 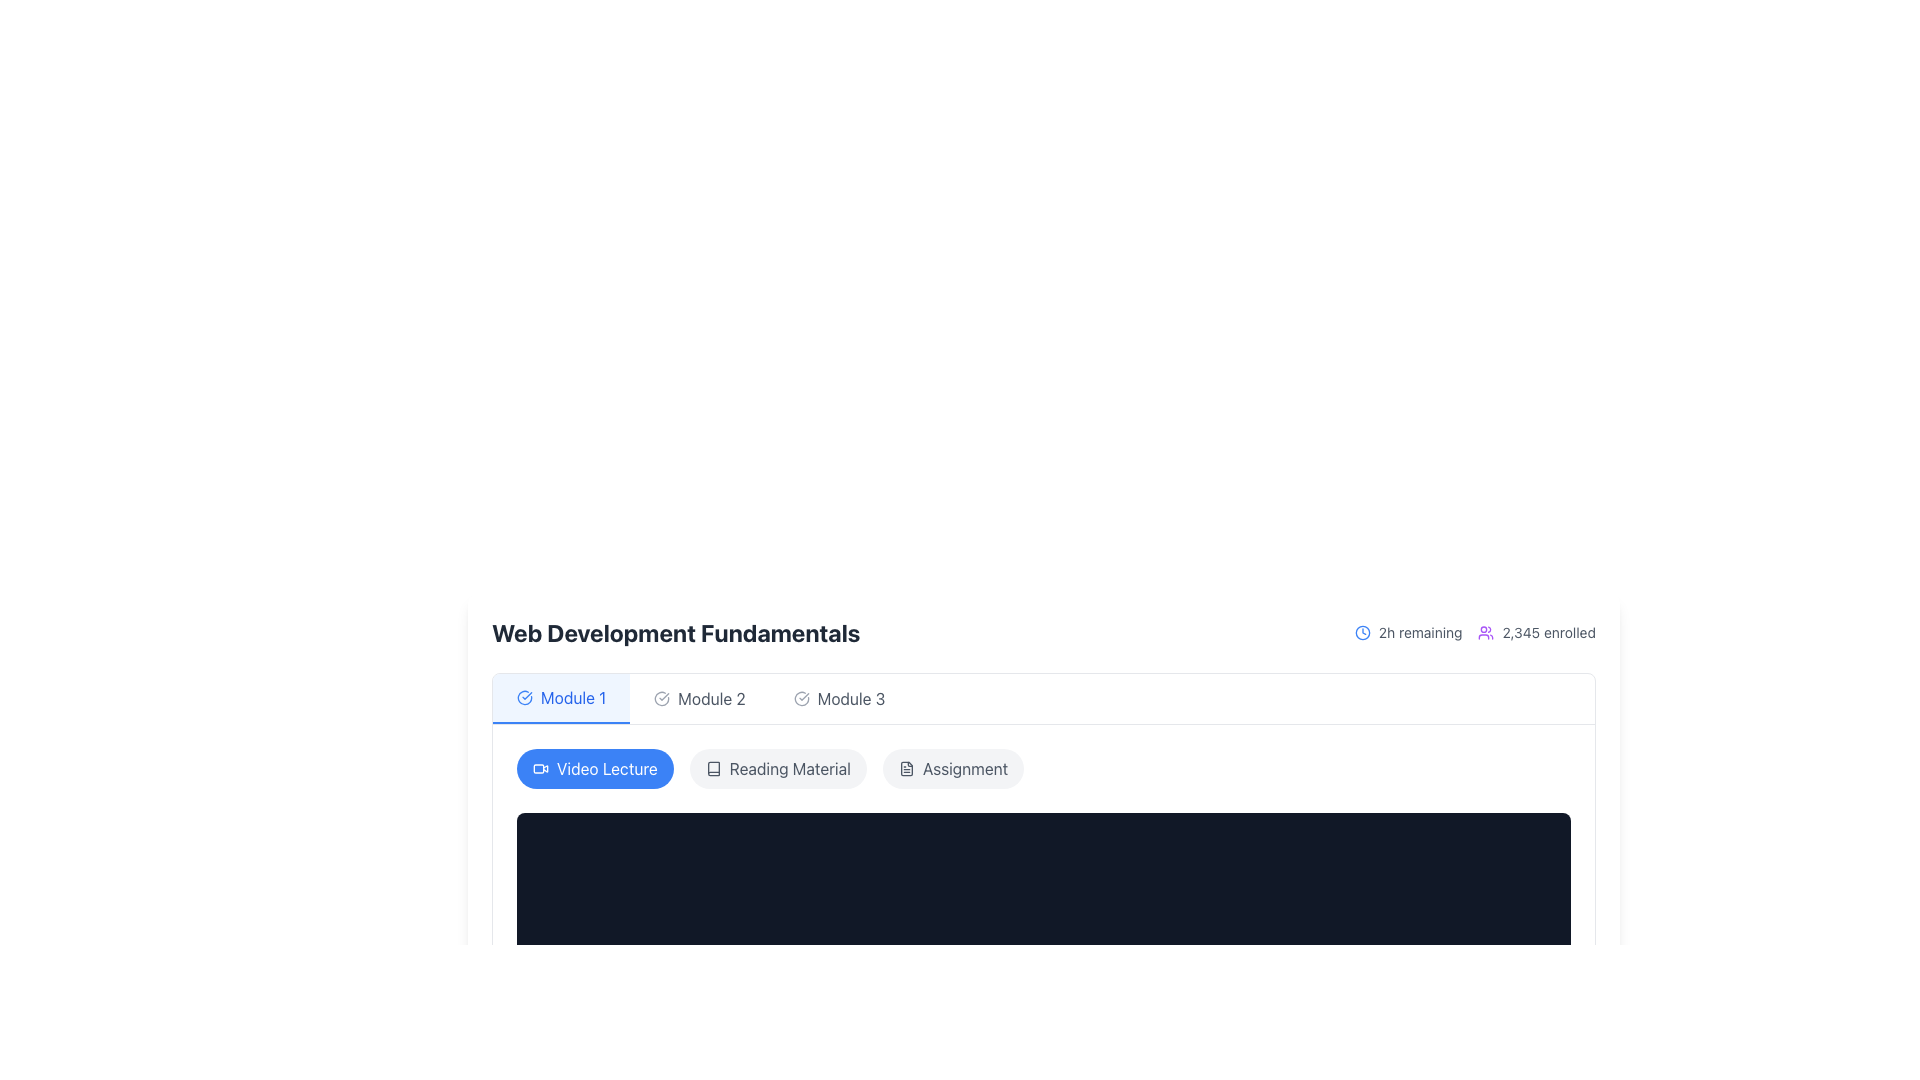 What do you see at coordinates (560, 697) in the screenshot?
I see `the 'Module 1' navigation tab located below the header 'Web Development Fundamentals'` at bounding box center [560, 697].